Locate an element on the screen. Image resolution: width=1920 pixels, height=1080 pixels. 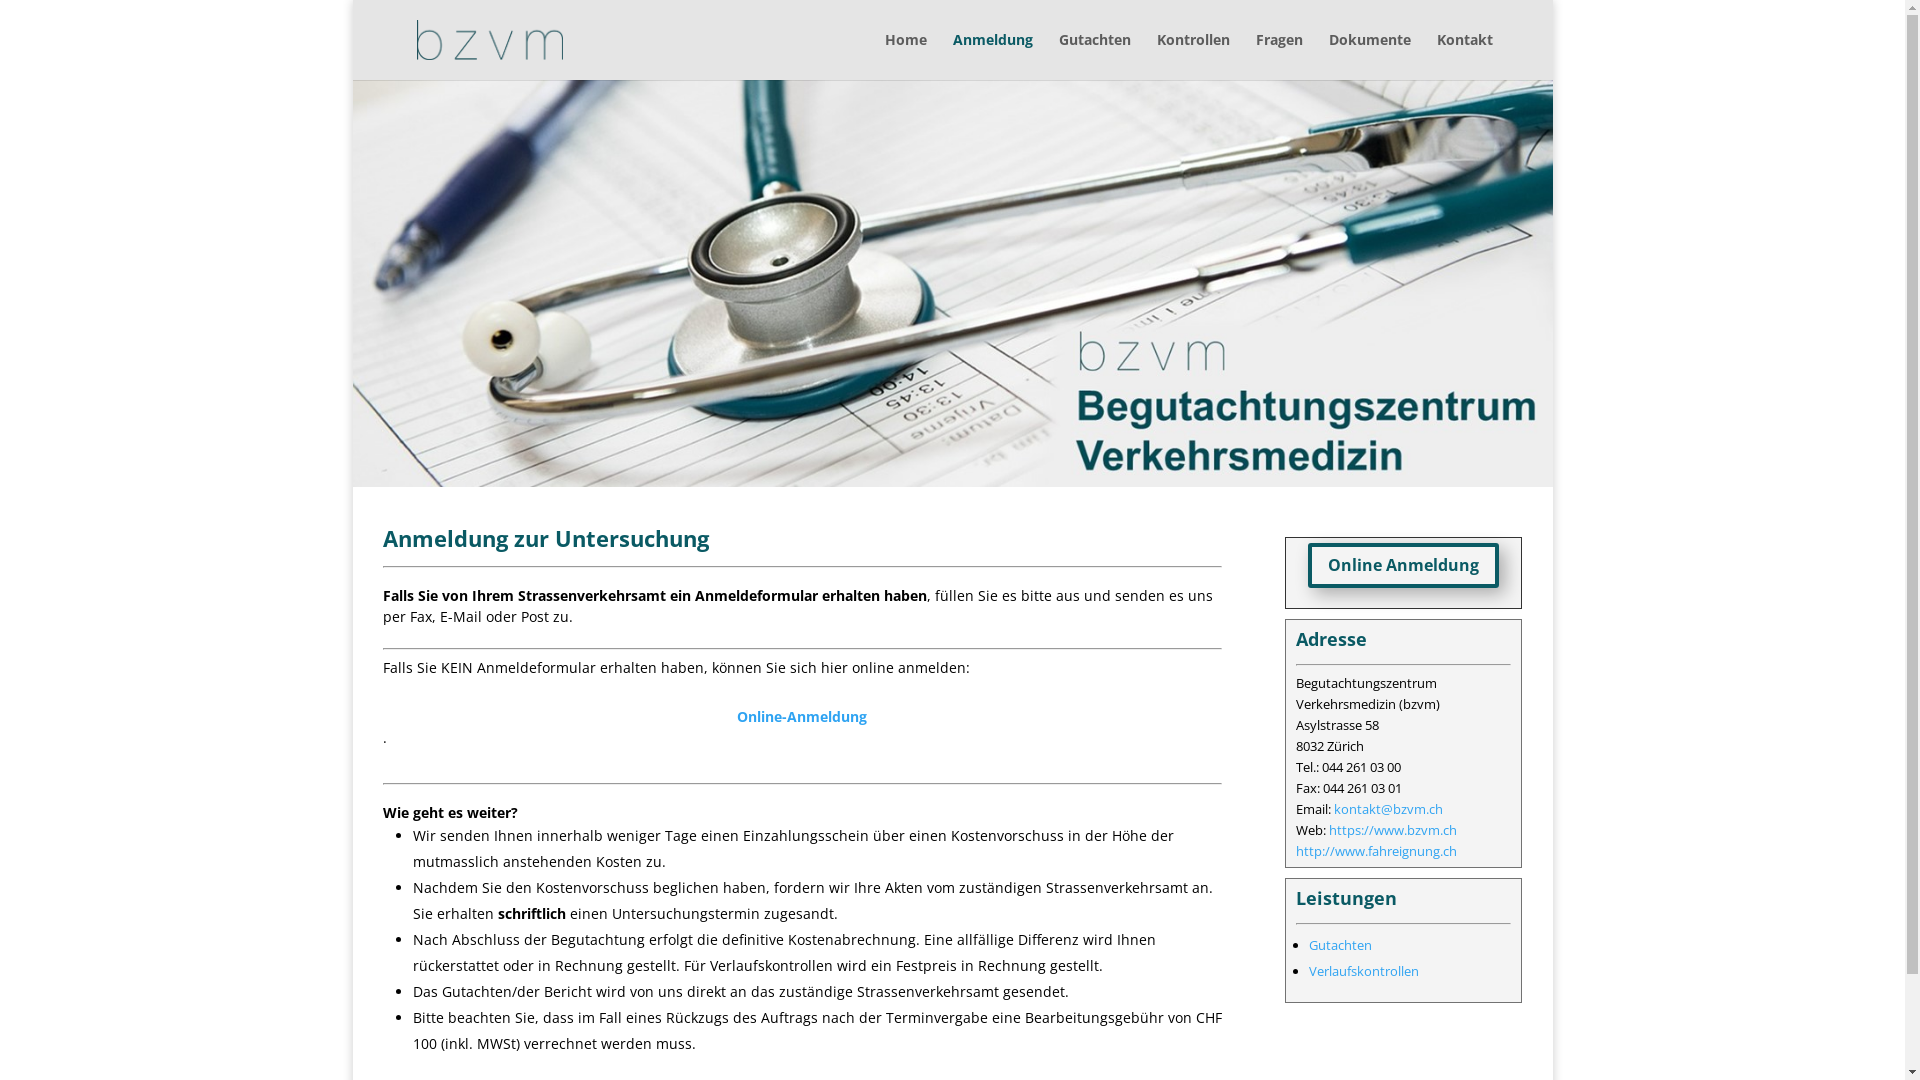
'Gutachten' is located at coordinates (1056, 55).